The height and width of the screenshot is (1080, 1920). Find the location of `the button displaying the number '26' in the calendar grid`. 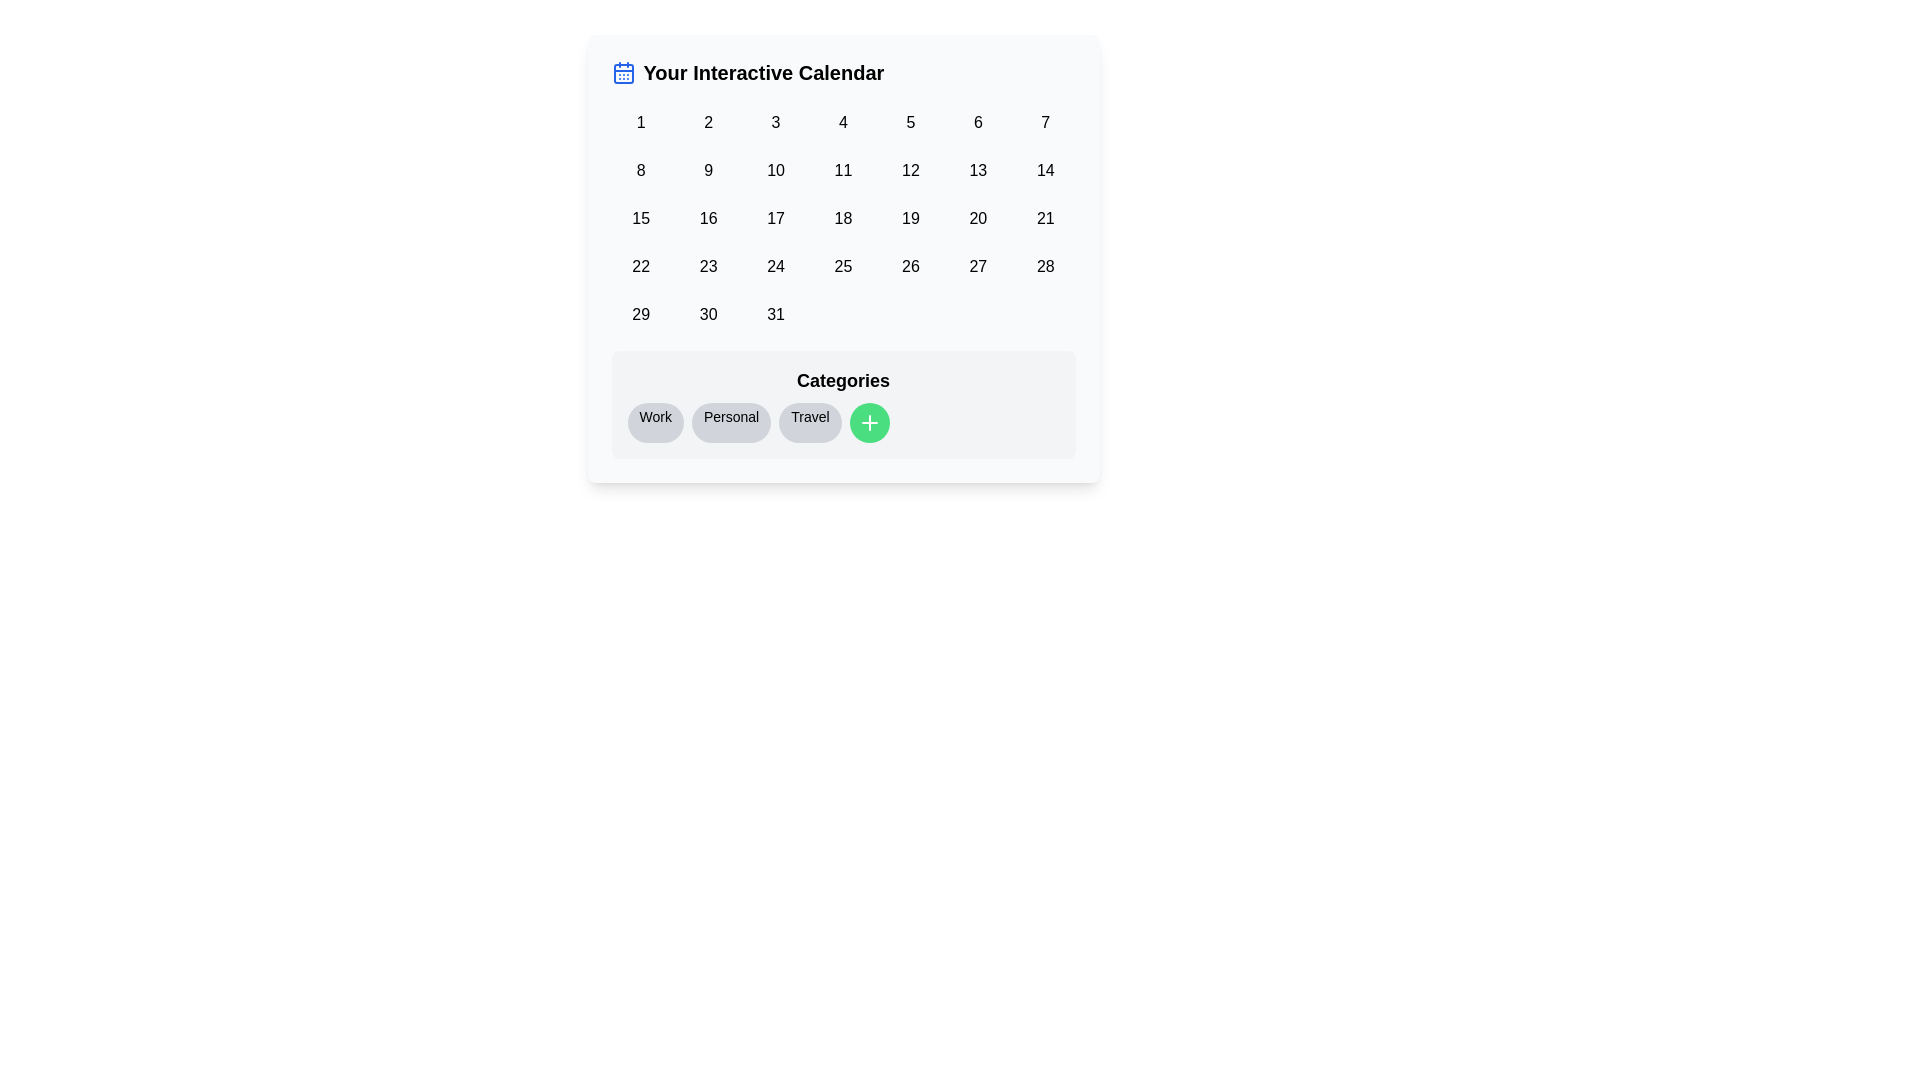

the button displaying the number '26' in the calendar grid is located at coordinates (909, 265).